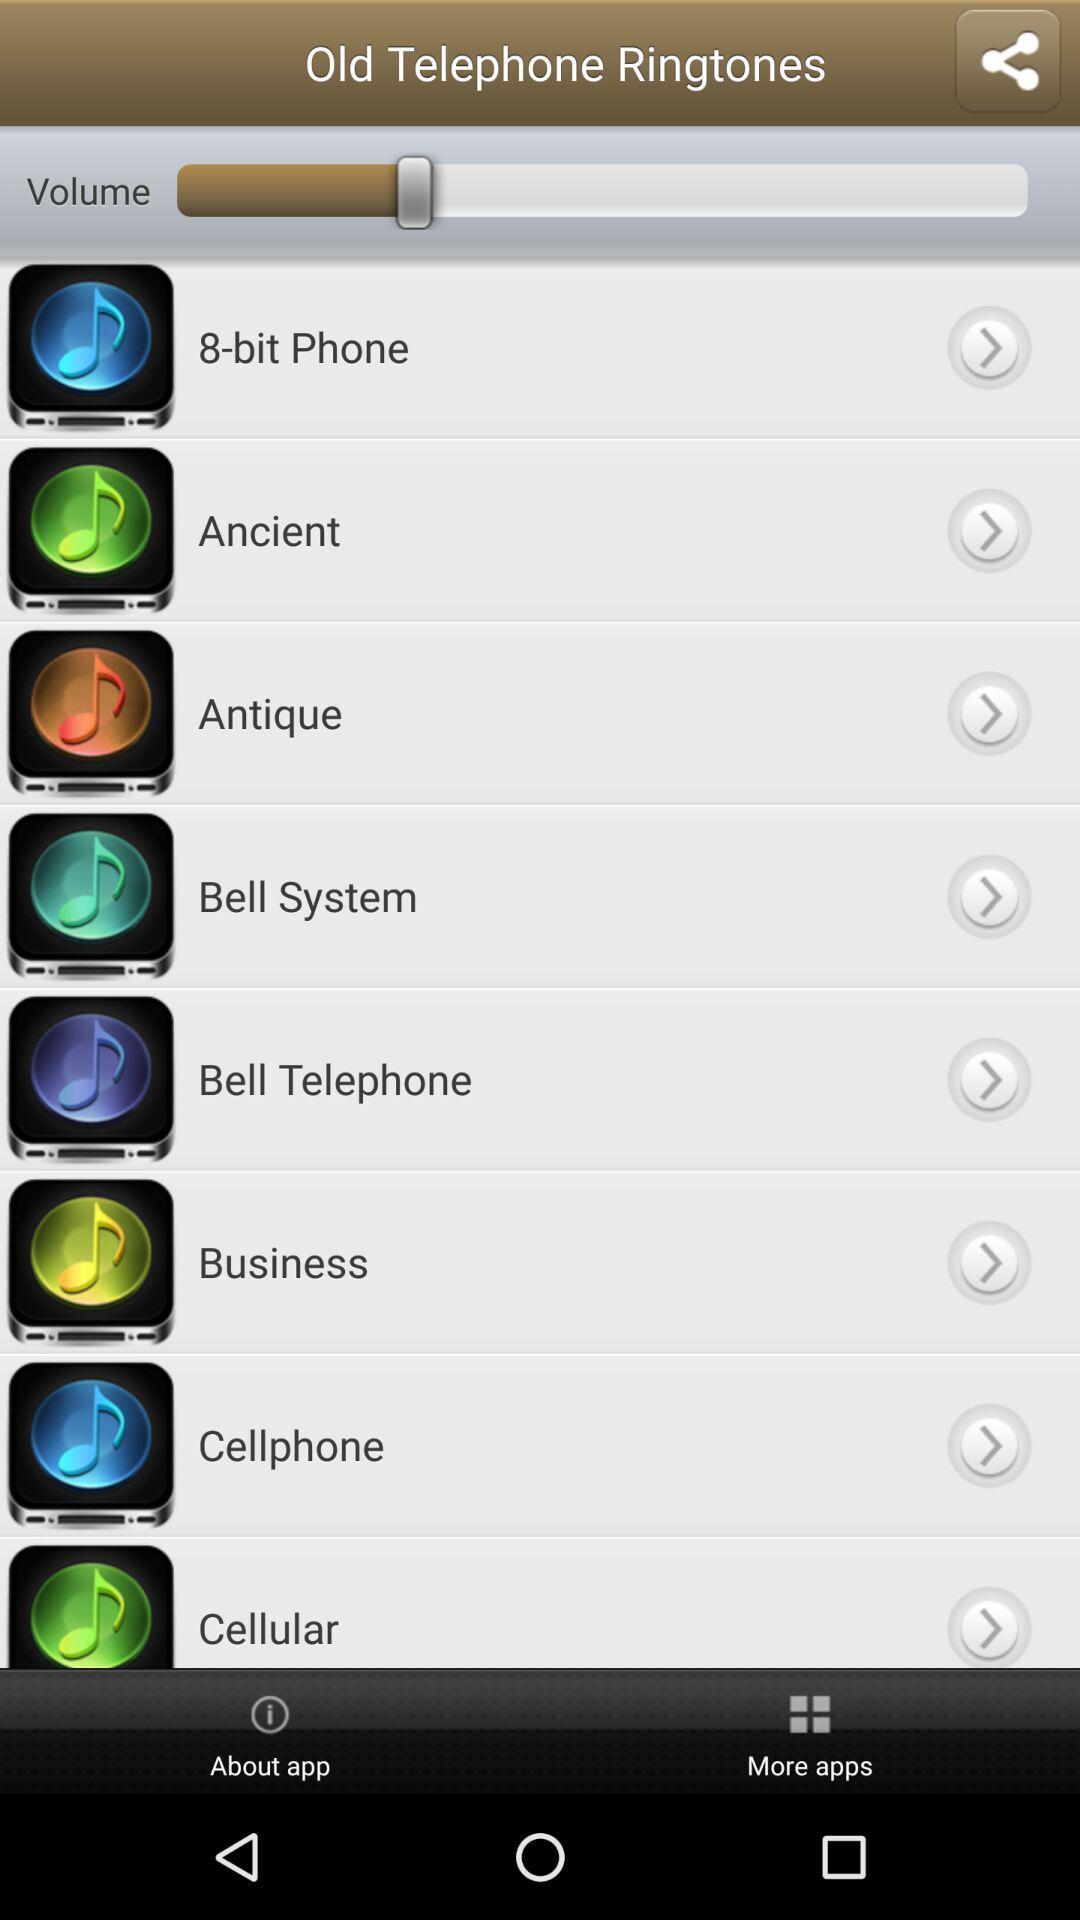 This screenshot has height=1920, width=1080. I want to click on button, so click(987, 1602).